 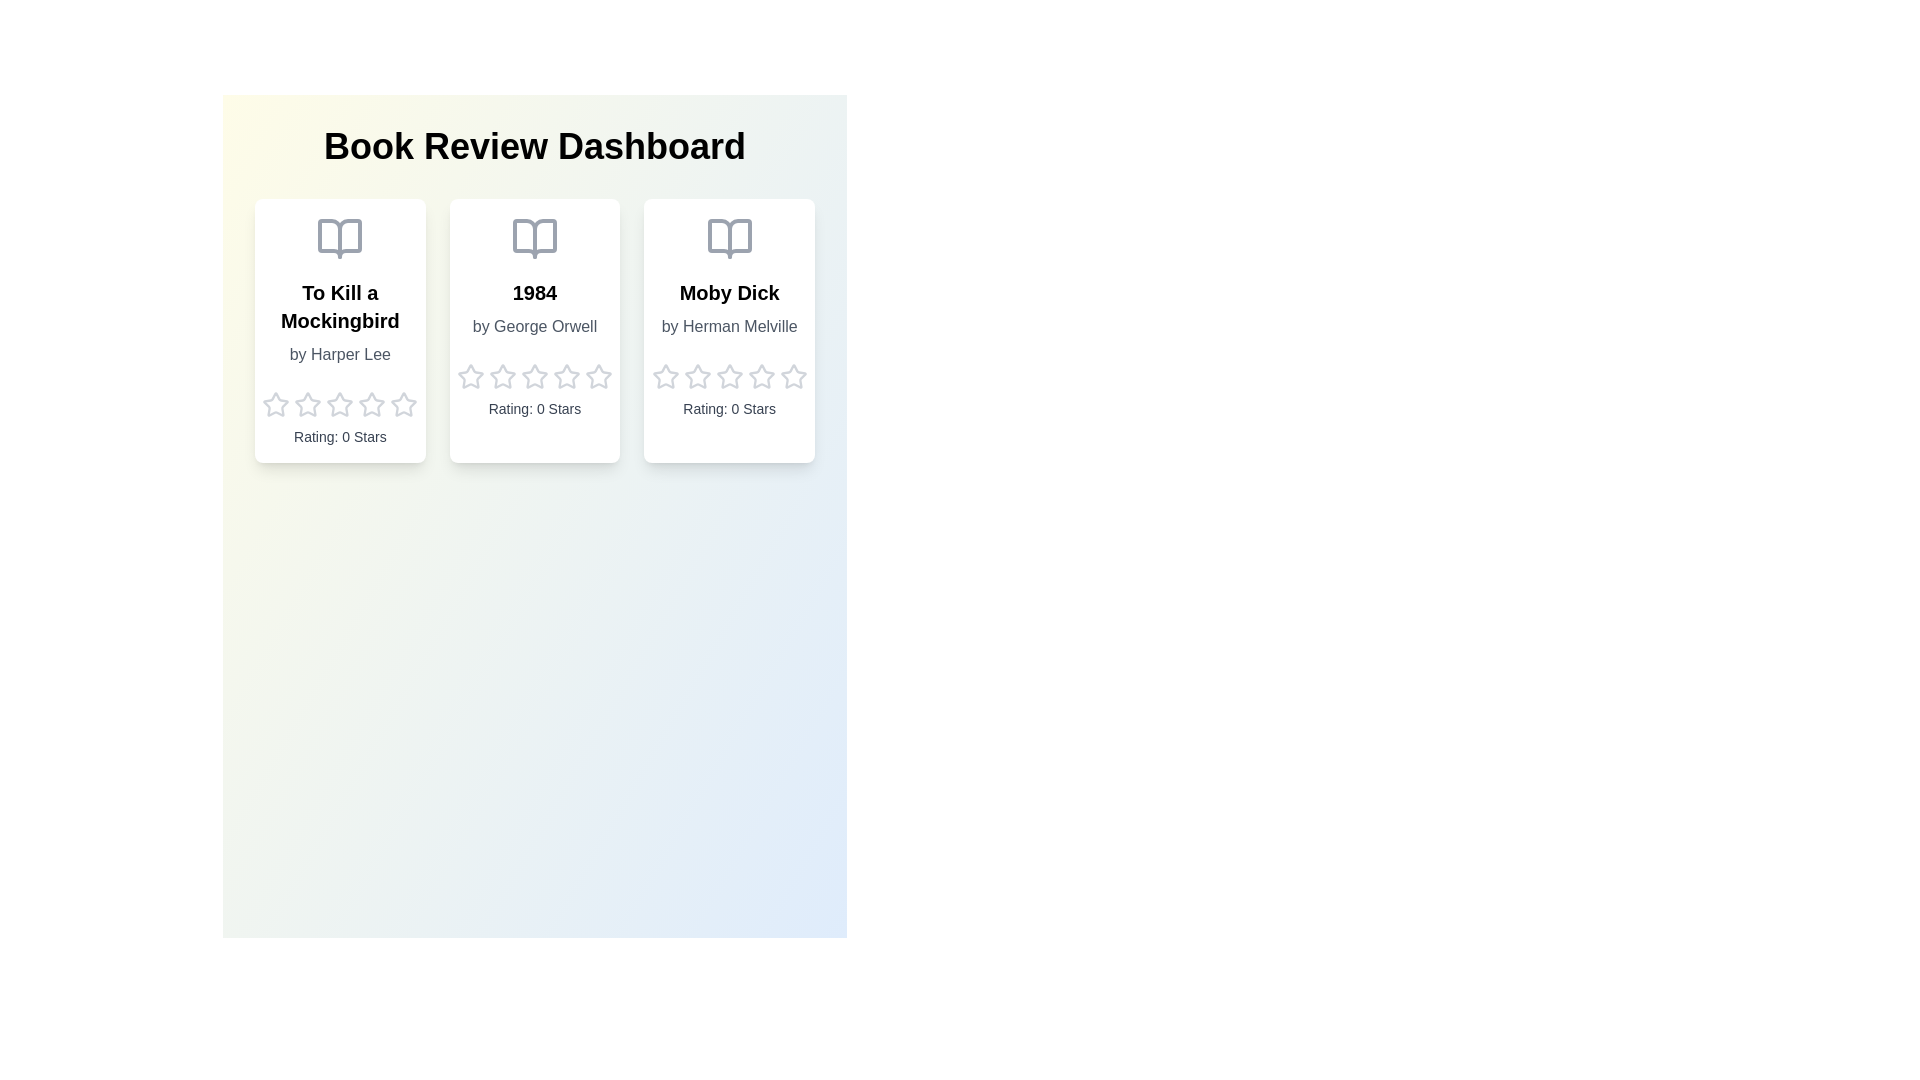 What do you see at coordinates (534, 293) in the screenshot?
I see `the book title 1984 to select it` at bounding box center [534, 293].